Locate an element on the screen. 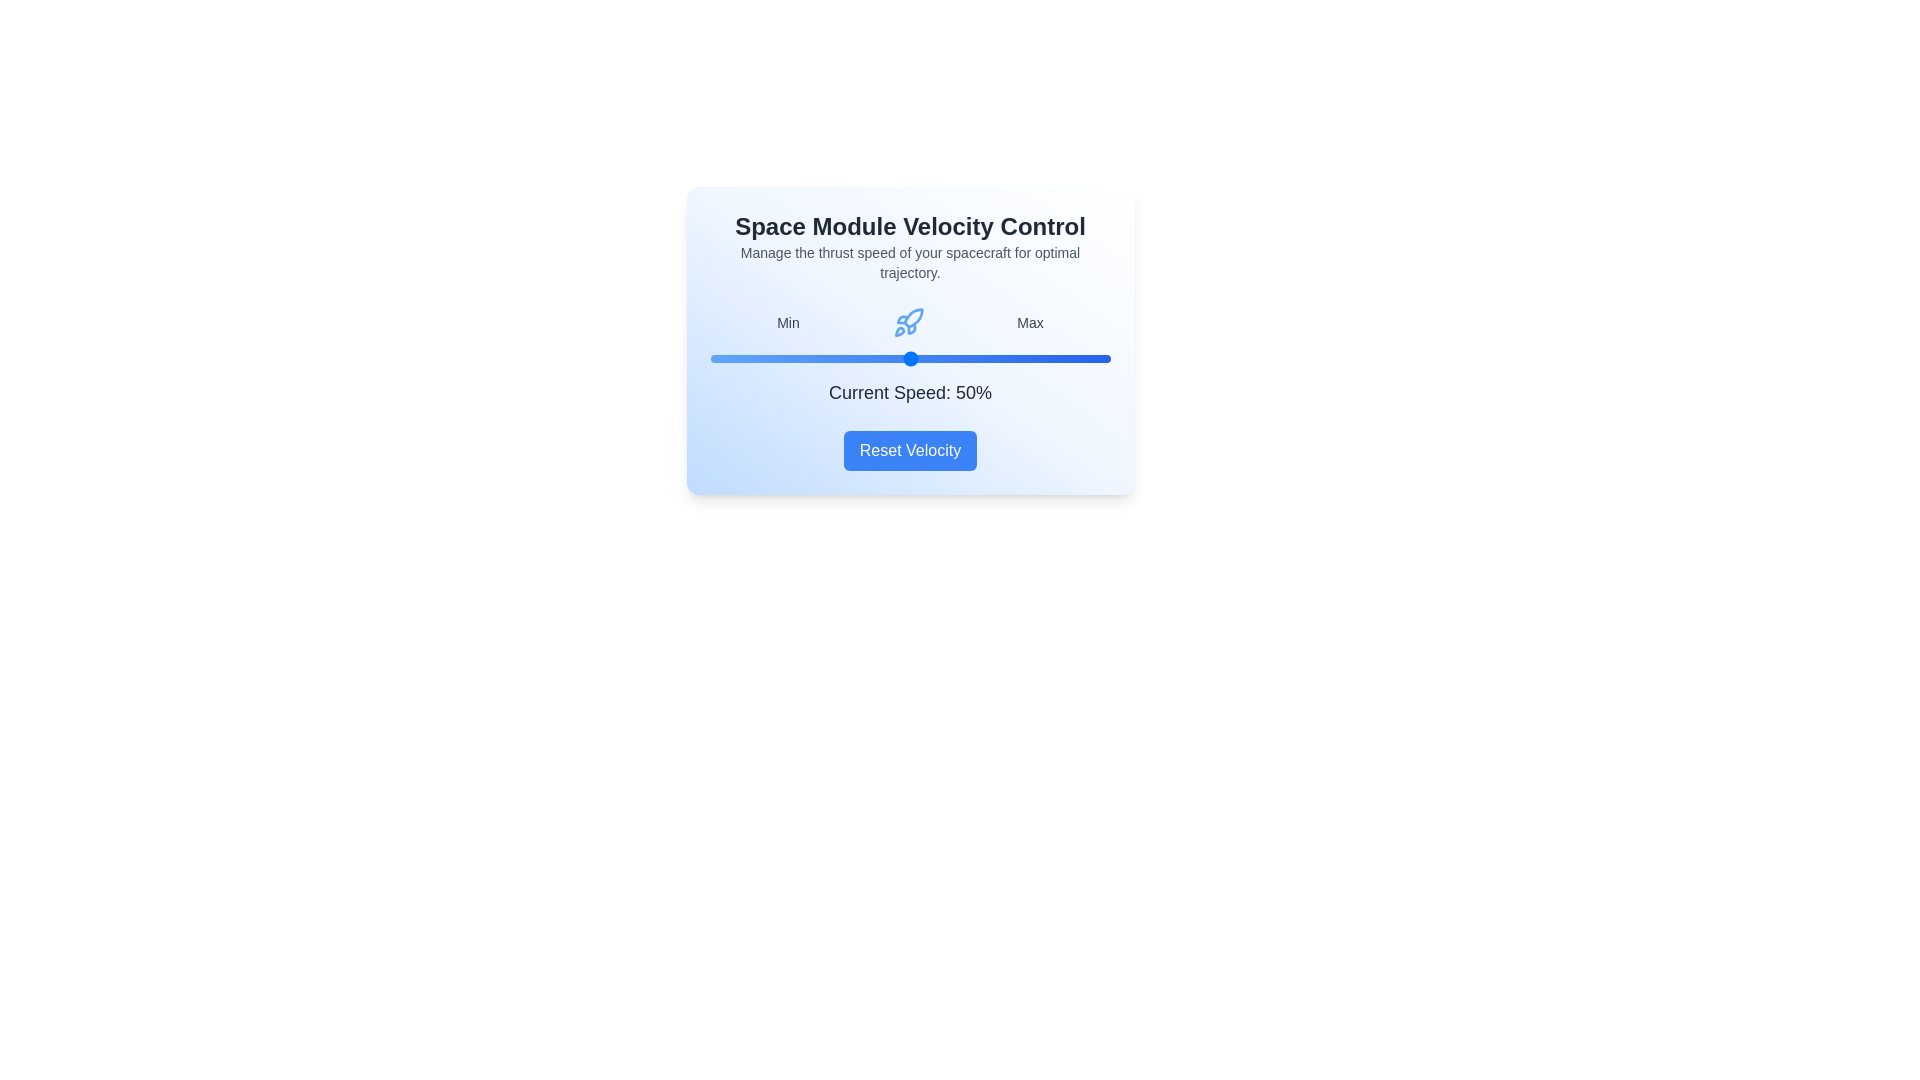  the speed slider to set the speed to 30% is located at coordinates (830, 357).